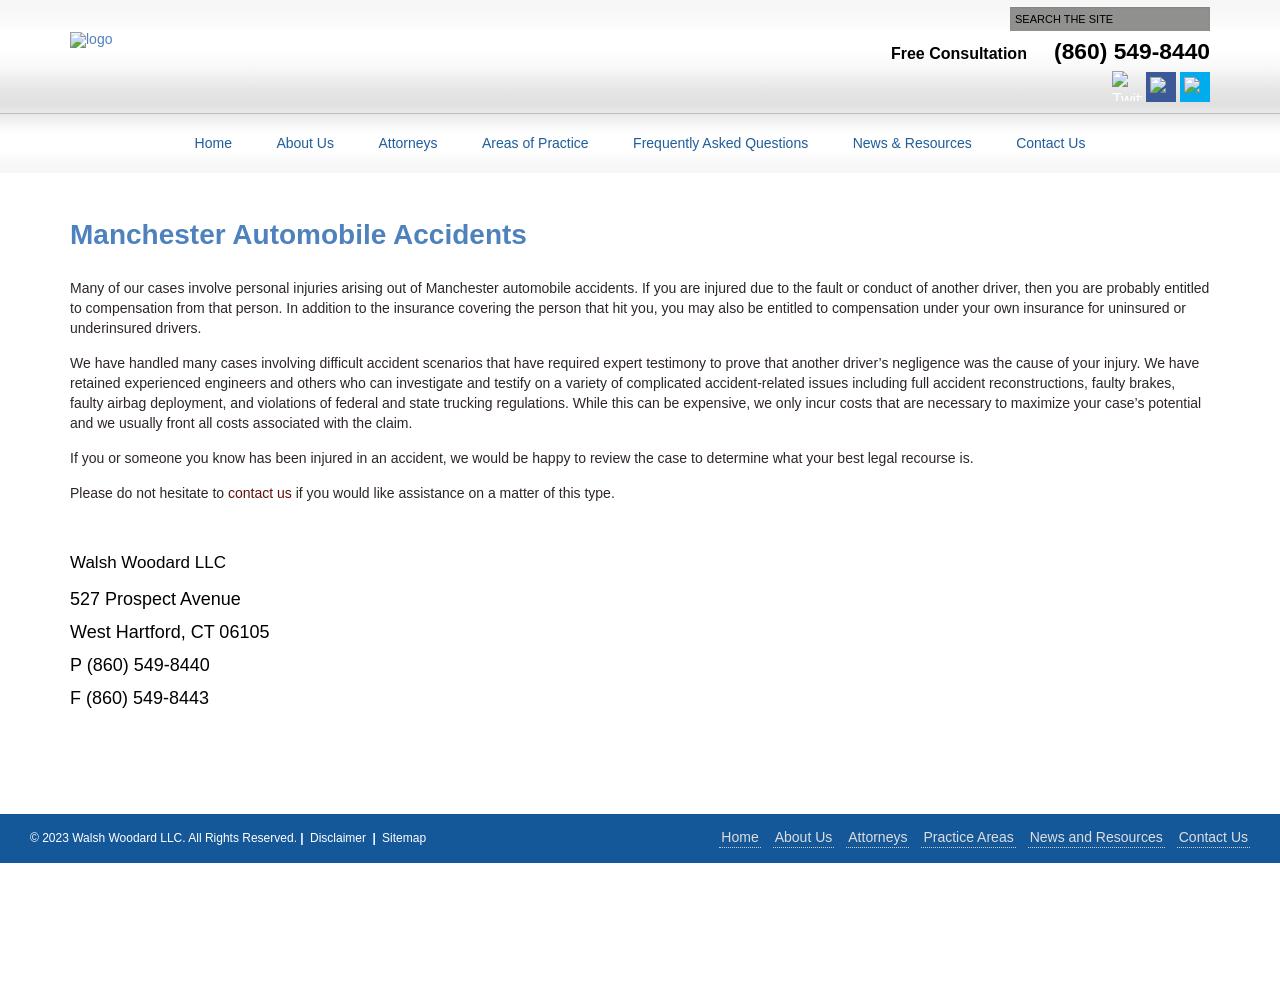 This screenshot has height=1000, width=1280. I want to click on 'Home', so click(212, 142).